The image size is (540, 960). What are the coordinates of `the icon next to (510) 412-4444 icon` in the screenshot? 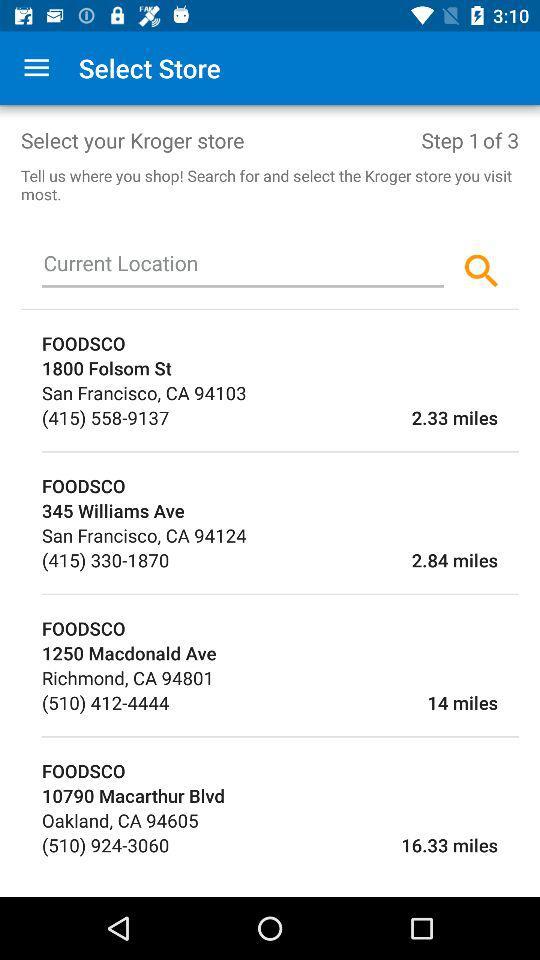 It's located at (333, 702).